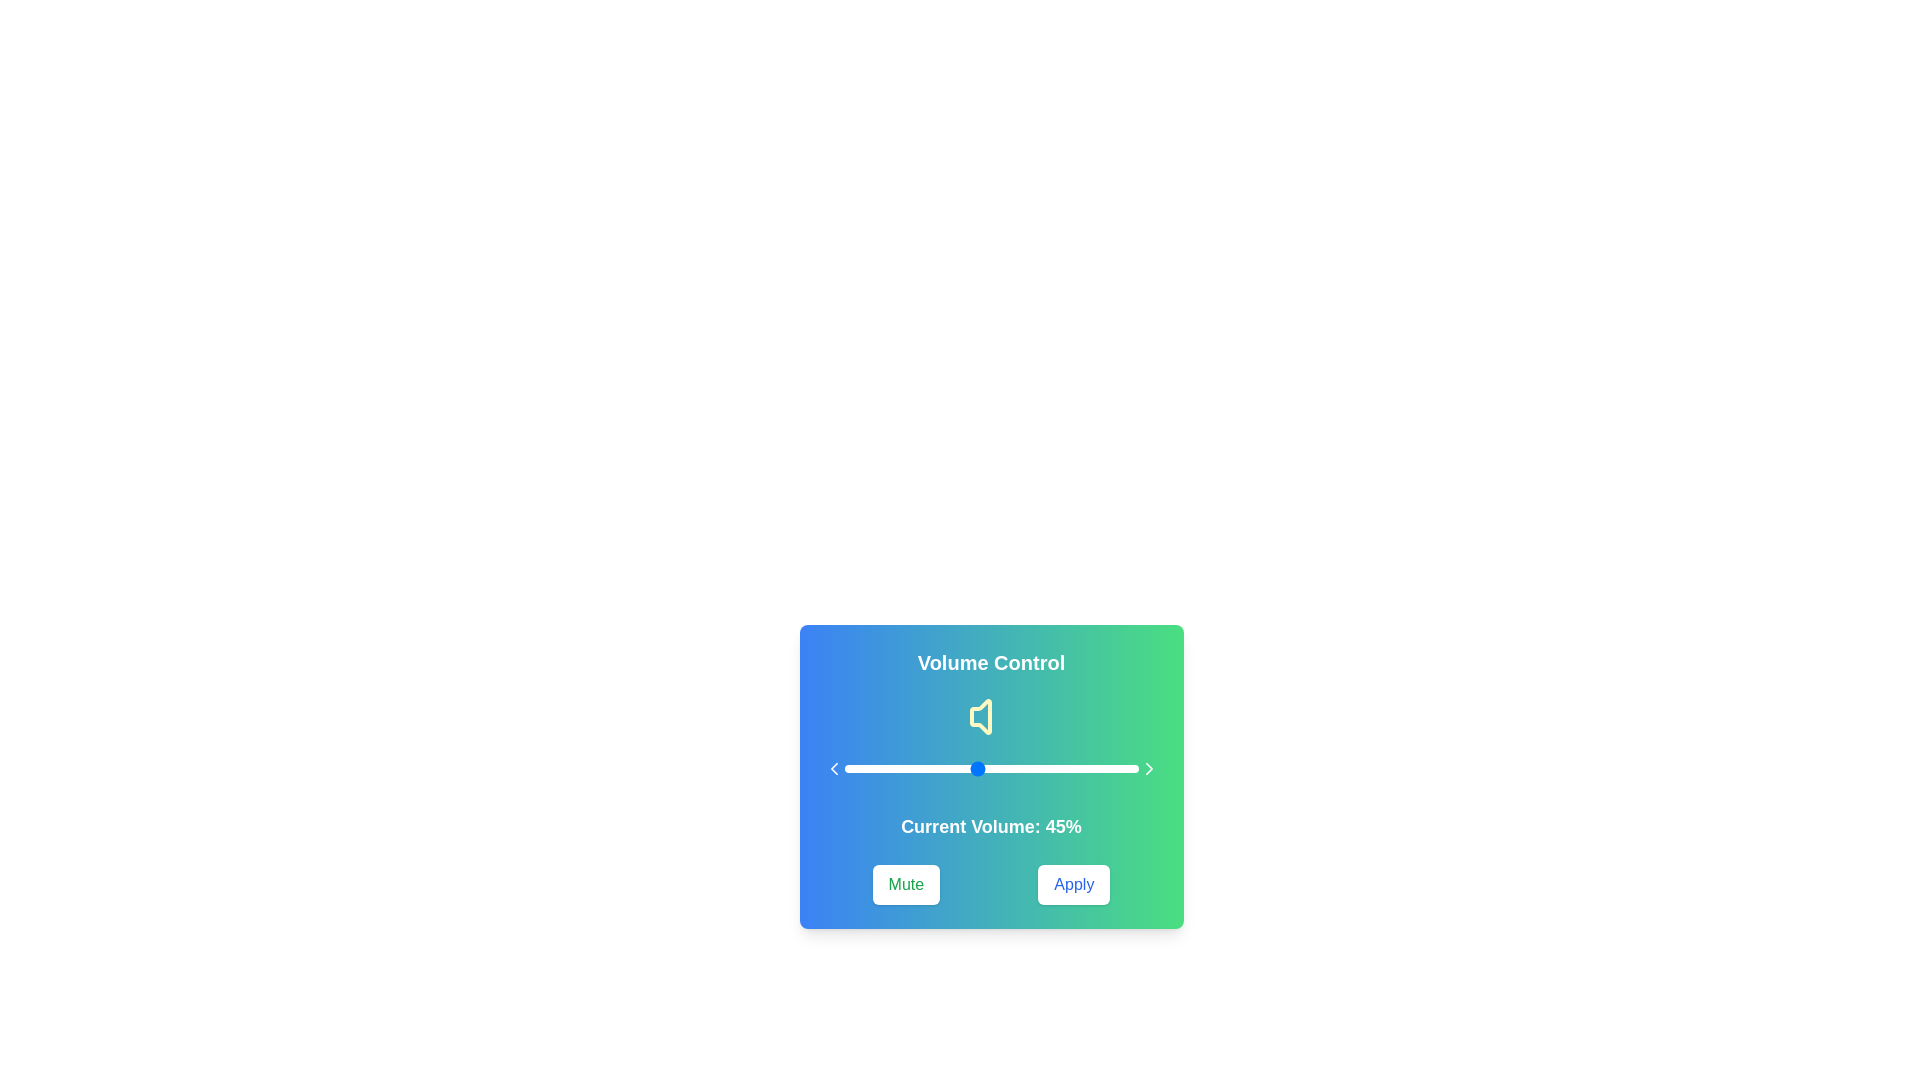 This screenshot has width=1920, height=1080. Describe the element at coordinates (905, 883) in the screenshot. I see `the 'Mute' button to mute the volume` at that location.